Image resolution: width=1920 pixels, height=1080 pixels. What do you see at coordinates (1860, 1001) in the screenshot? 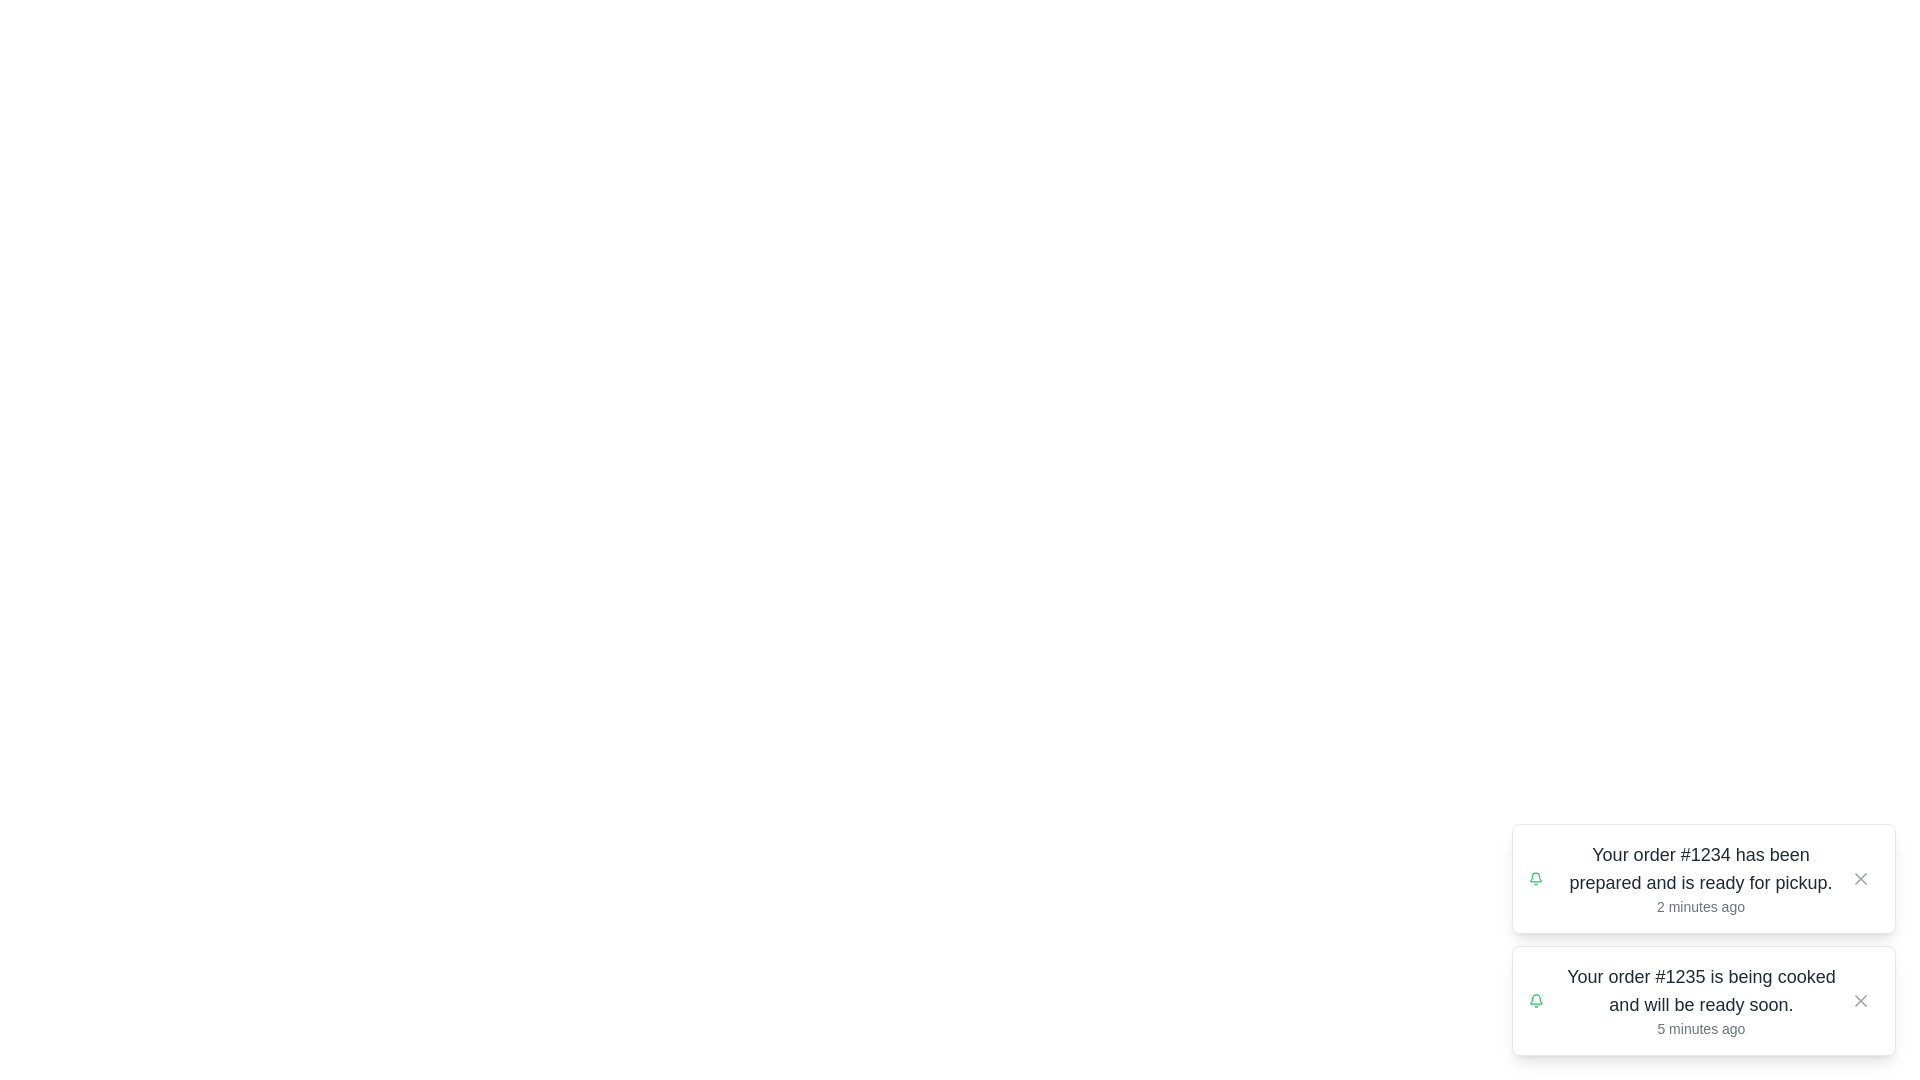
I see `the close icon button resembling an 'X' located at the top-right corner of the bottom notification card` at bounding box center [1860, 1001].